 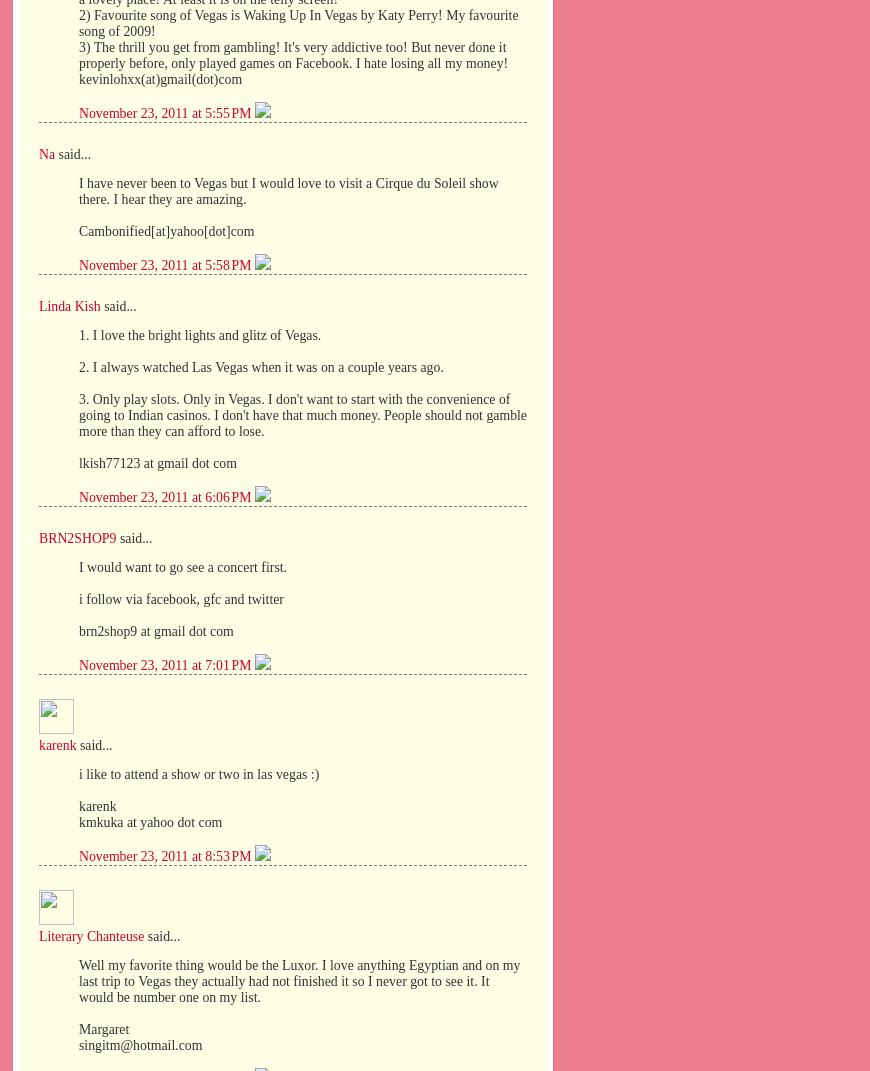 What do you see at coordinates (76, 537) in the screenshot?
I see `'BRN2SHOP9'` at bounding box center [76, 537].